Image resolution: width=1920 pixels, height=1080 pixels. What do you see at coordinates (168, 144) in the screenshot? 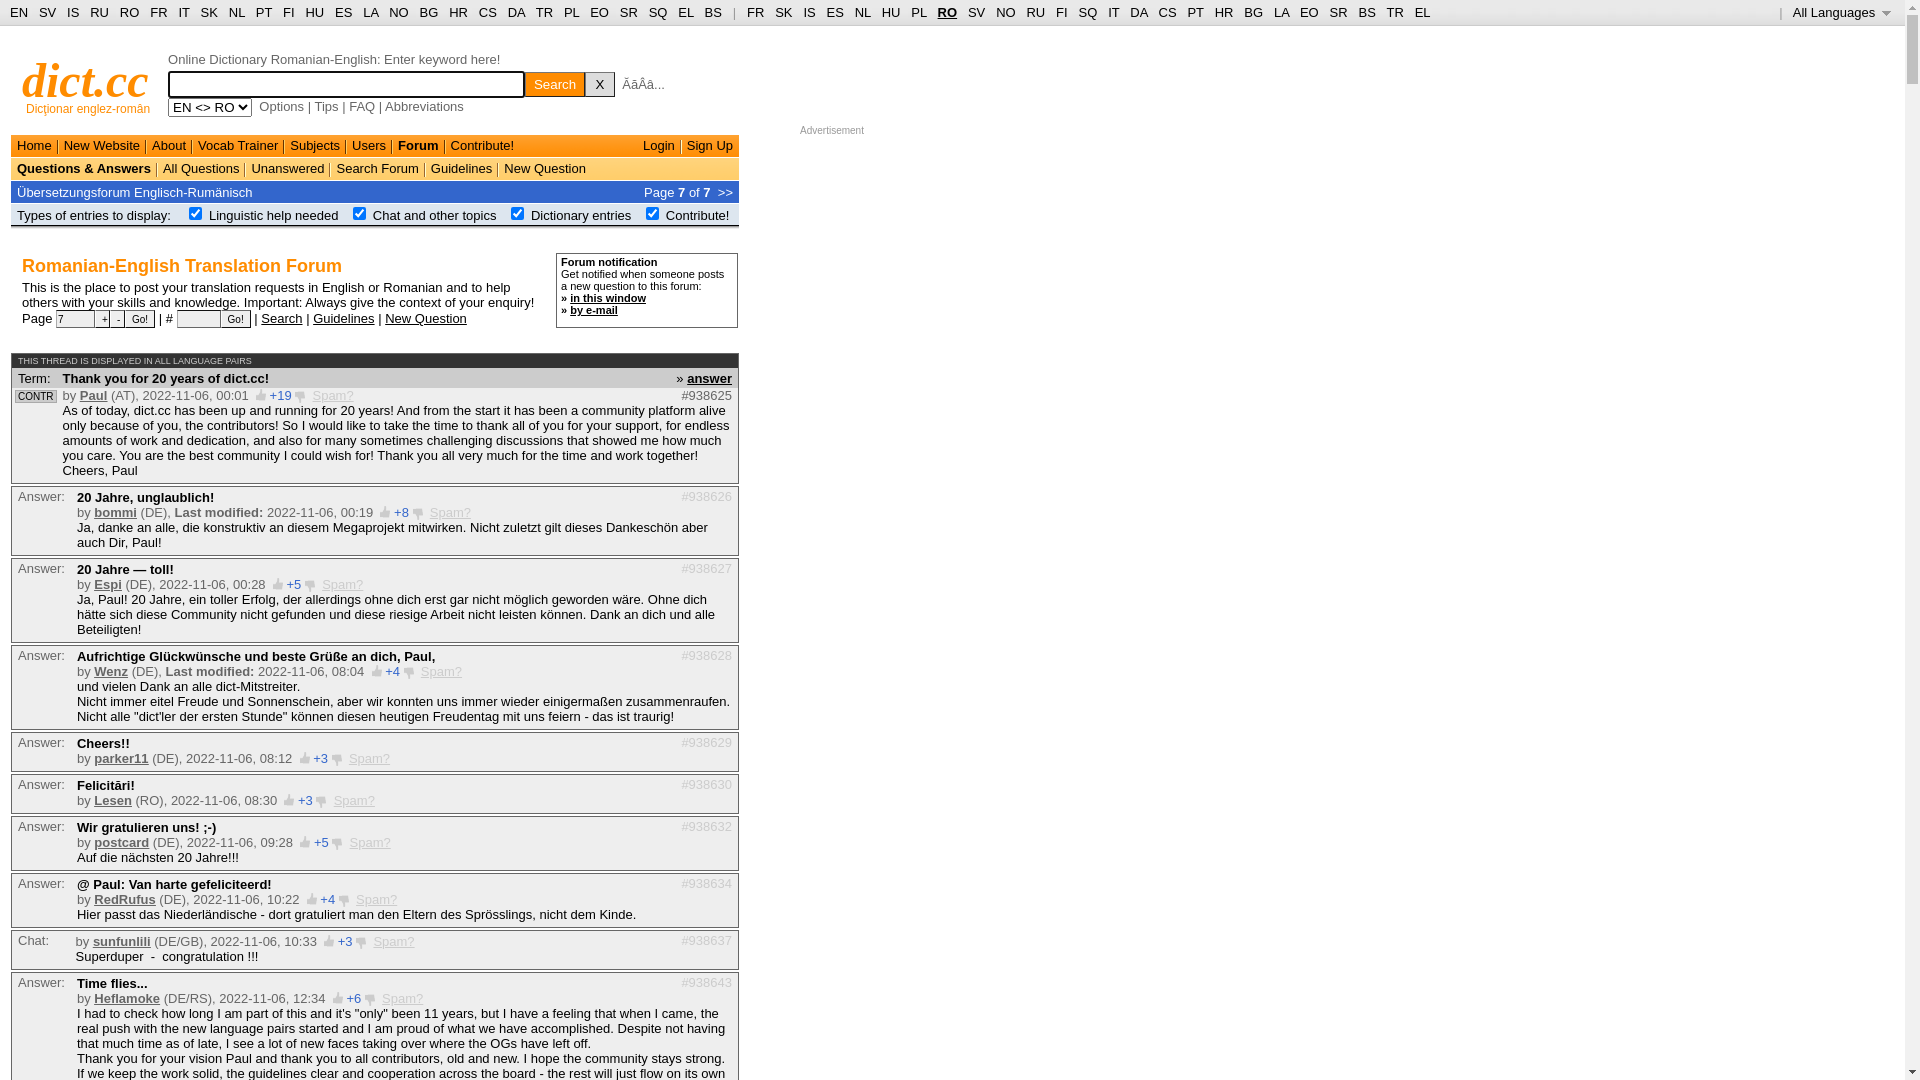
I see `'About'` at bounding box center [168, 144].